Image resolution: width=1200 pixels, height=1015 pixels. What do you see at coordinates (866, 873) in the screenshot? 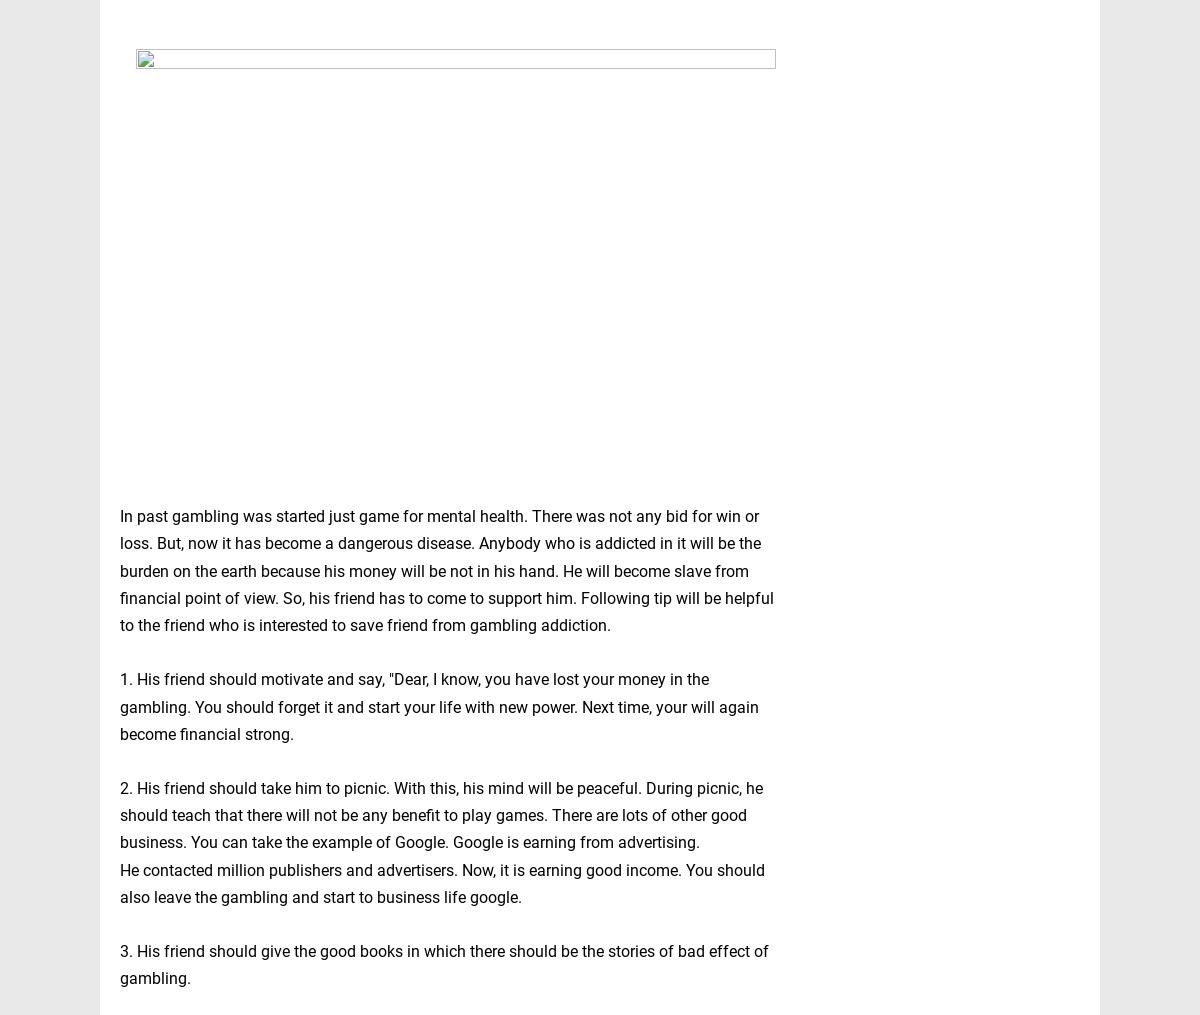
I see `'Accounting Scandals'` at bounding box center [866, 873].